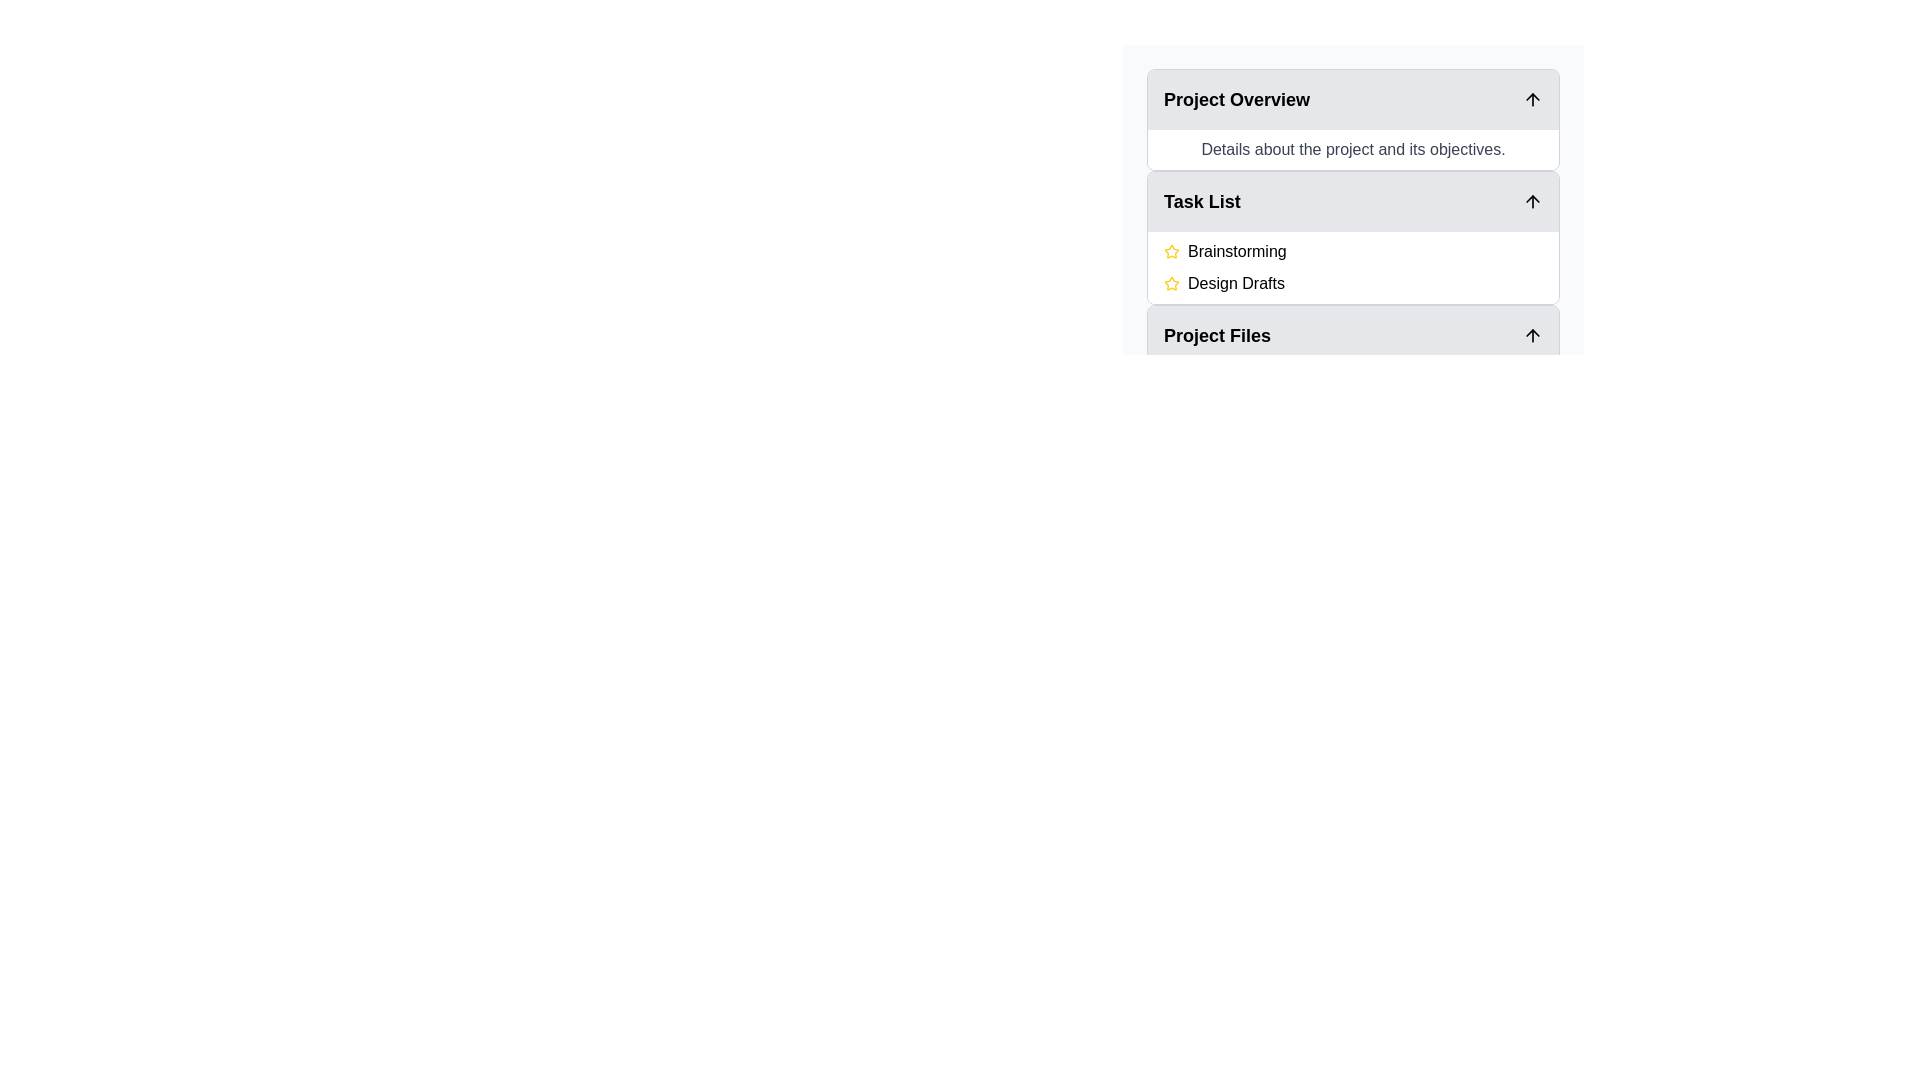  I want to click on the star icon, so click(1171, 283).